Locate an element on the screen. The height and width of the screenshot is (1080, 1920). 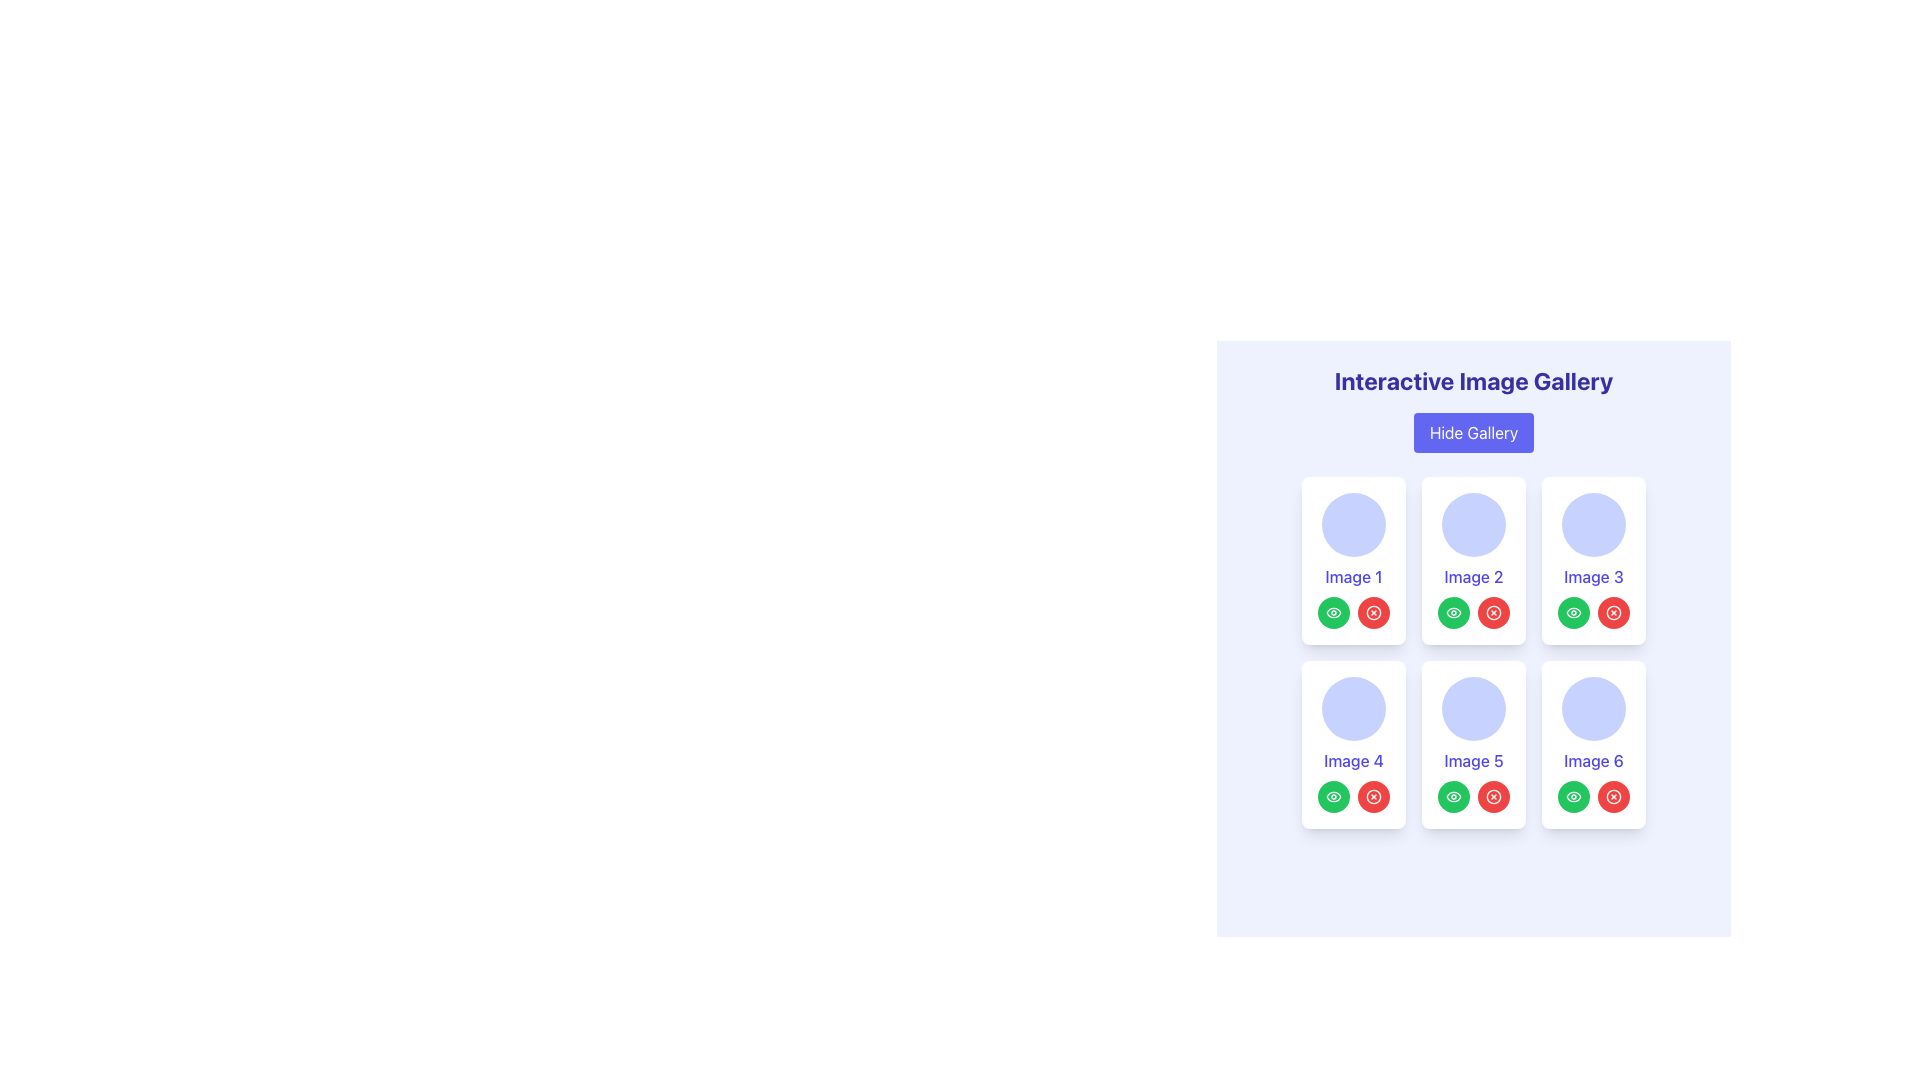
the close or delete button located within the image card, positioned to the right of the green visibility icon is located at coordinates (1372, 796).